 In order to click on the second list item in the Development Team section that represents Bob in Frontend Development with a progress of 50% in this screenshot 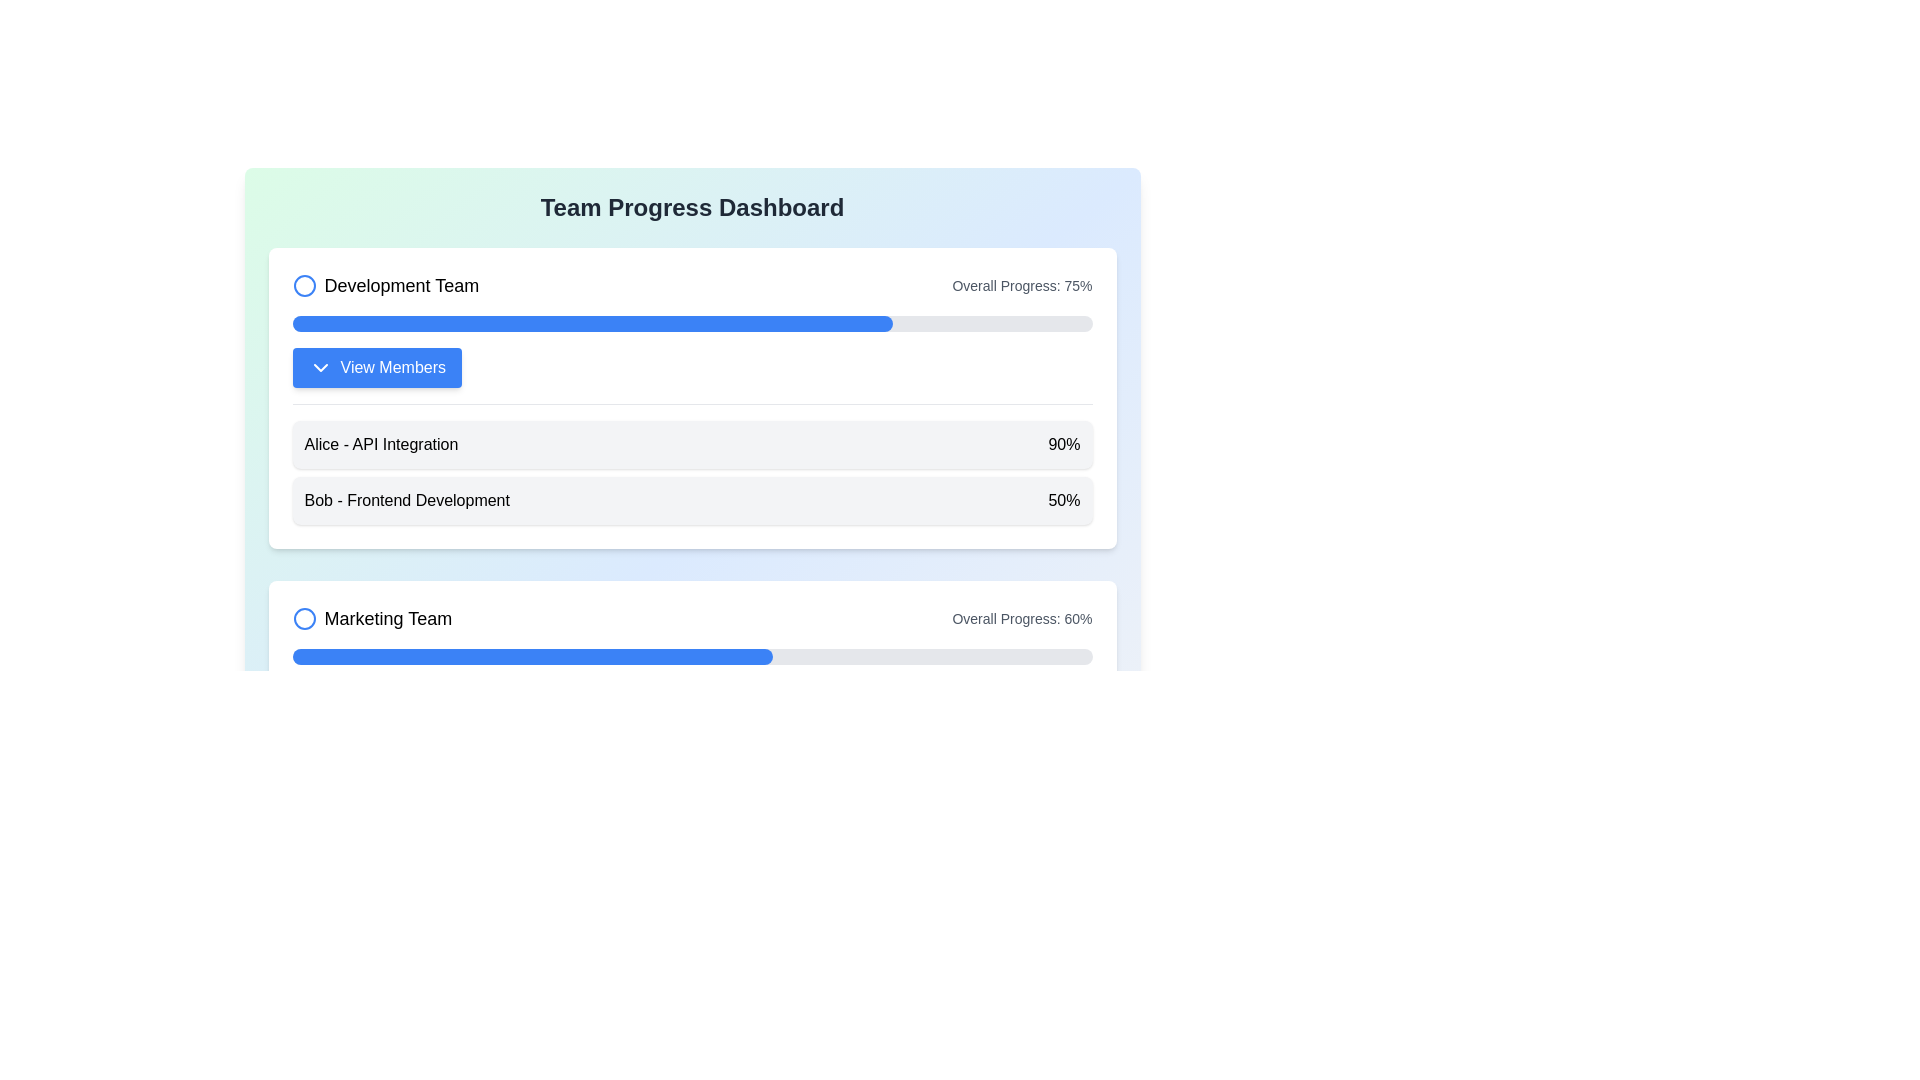, I will do `click(692, 500)`.